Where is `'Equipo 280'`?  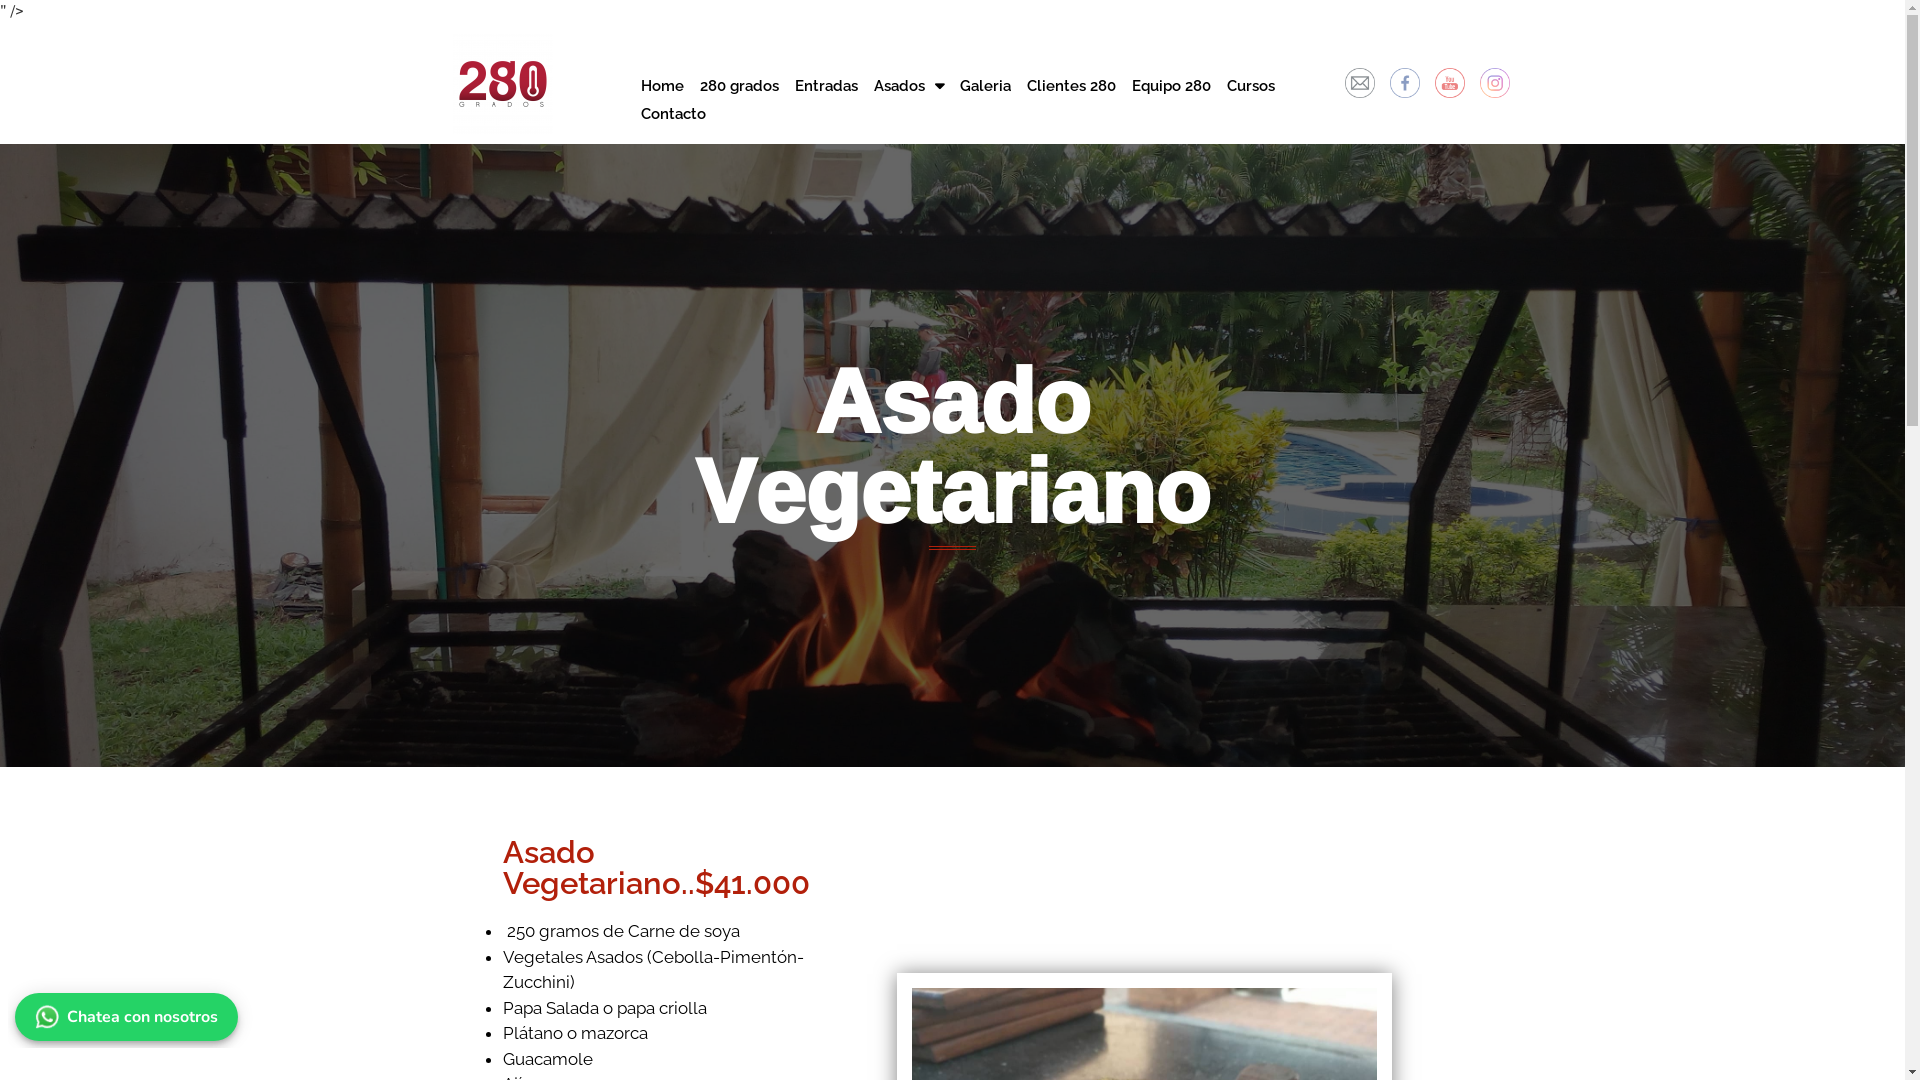 'Equipo 280' is located at coordinates (1171, 84).